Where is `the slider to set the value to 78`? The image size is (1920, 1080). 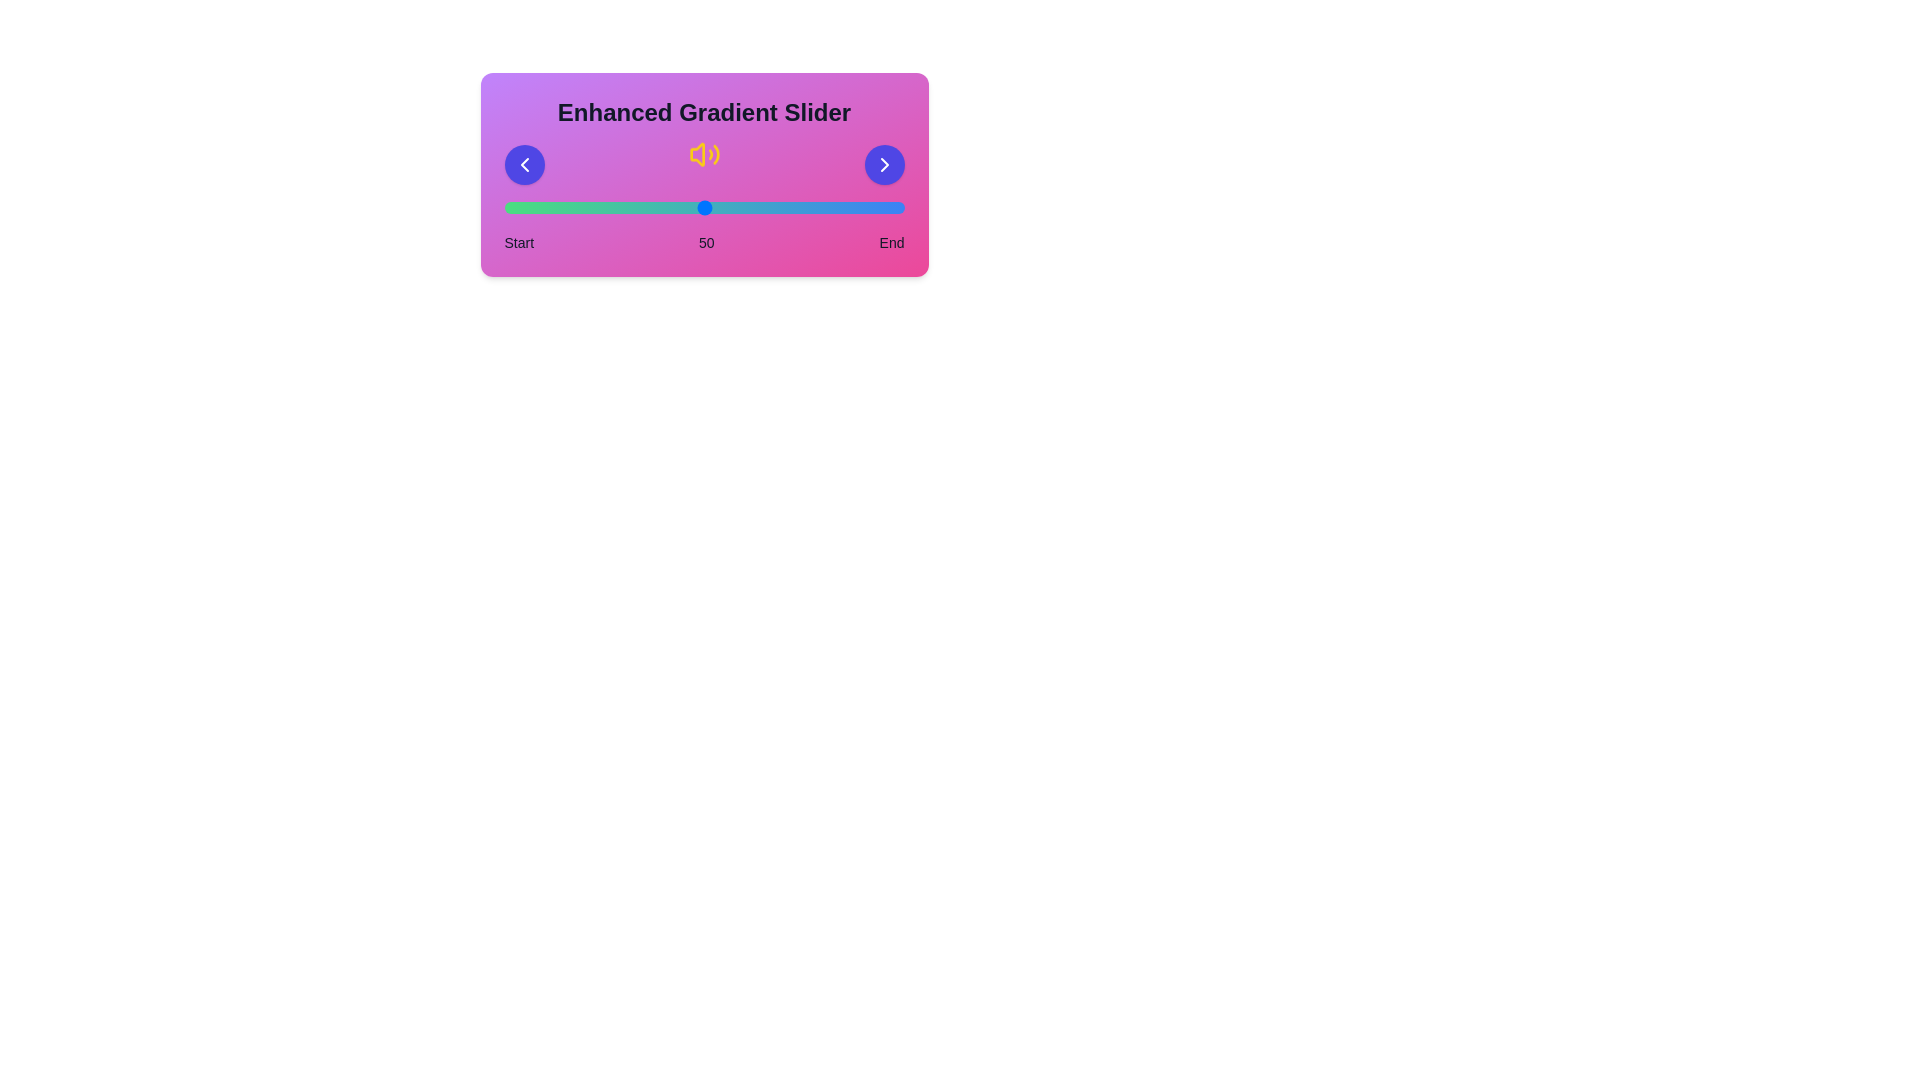 the slider to set the value to 78 is located at coordinates (816, 208).